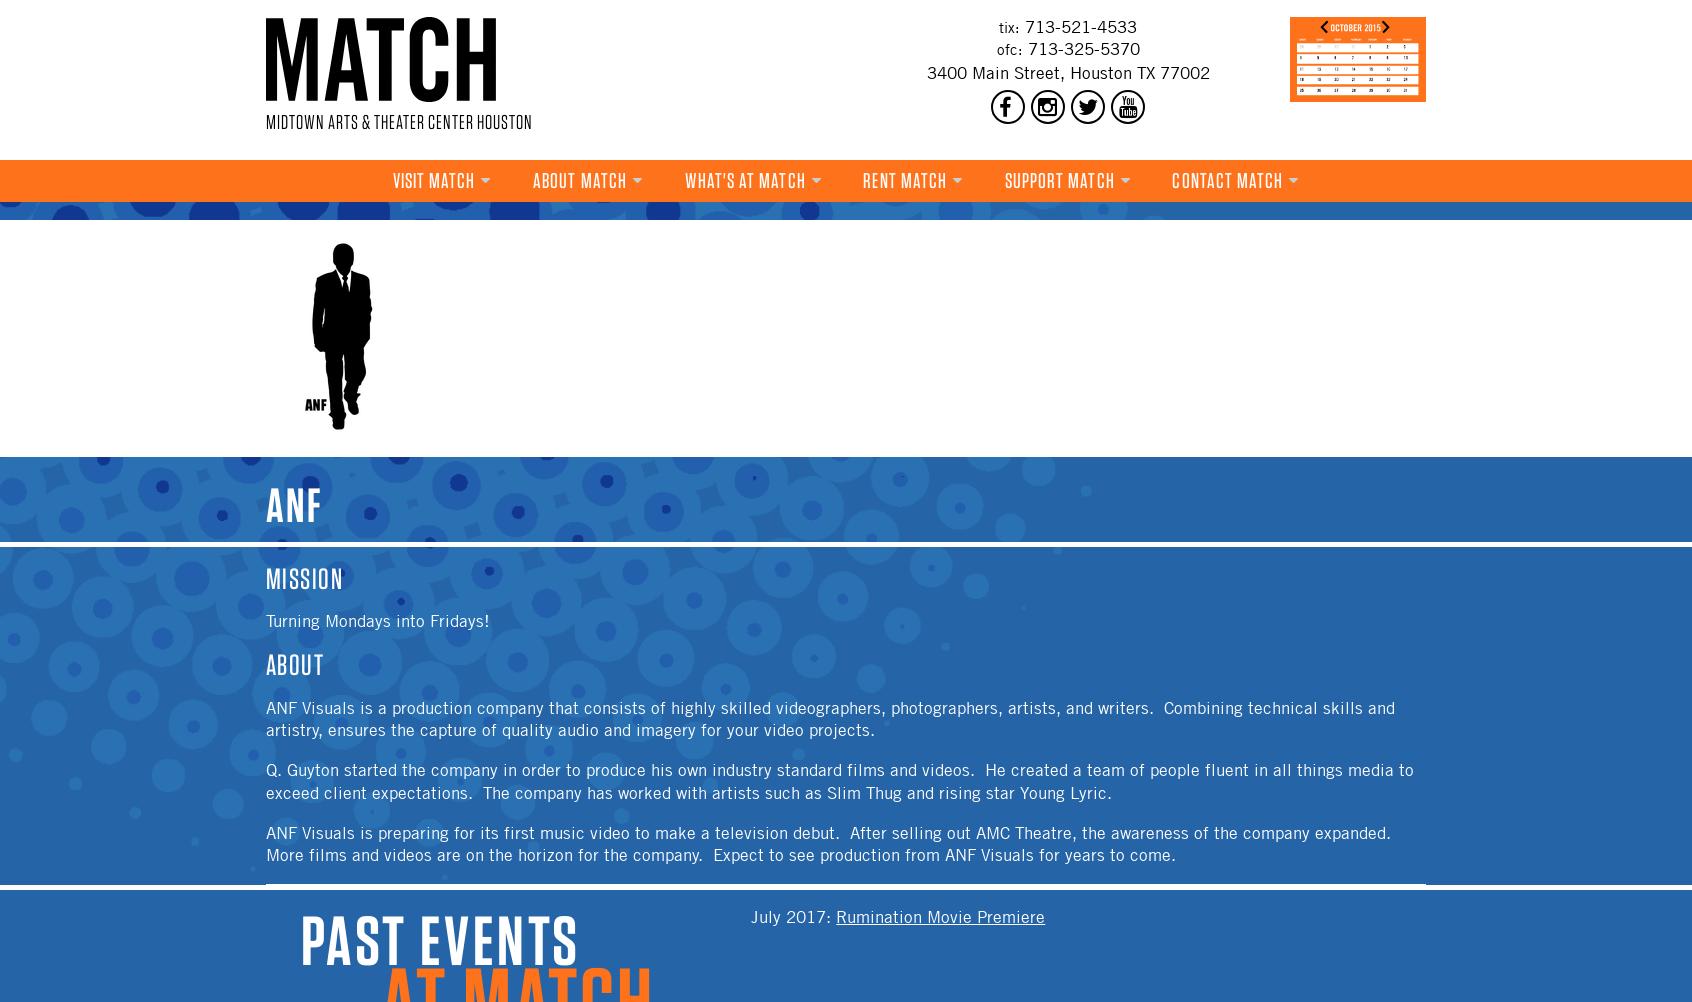 The width and height of the screenshot is (1692, 1002). What do you see at coordinates (265, 505) in the screenshot?
I see `'ANF'` at bounding box center [265, 505].